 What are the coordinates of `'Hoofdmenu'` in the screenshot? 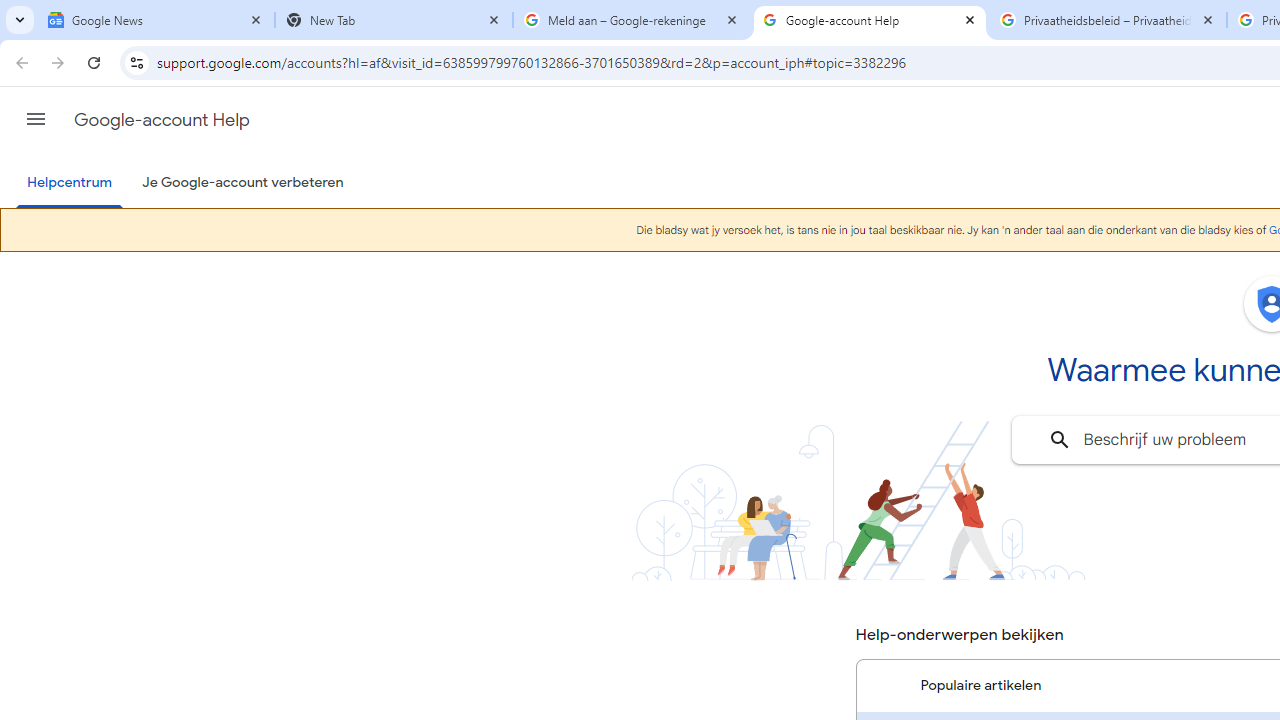 It's located at (35, 119).